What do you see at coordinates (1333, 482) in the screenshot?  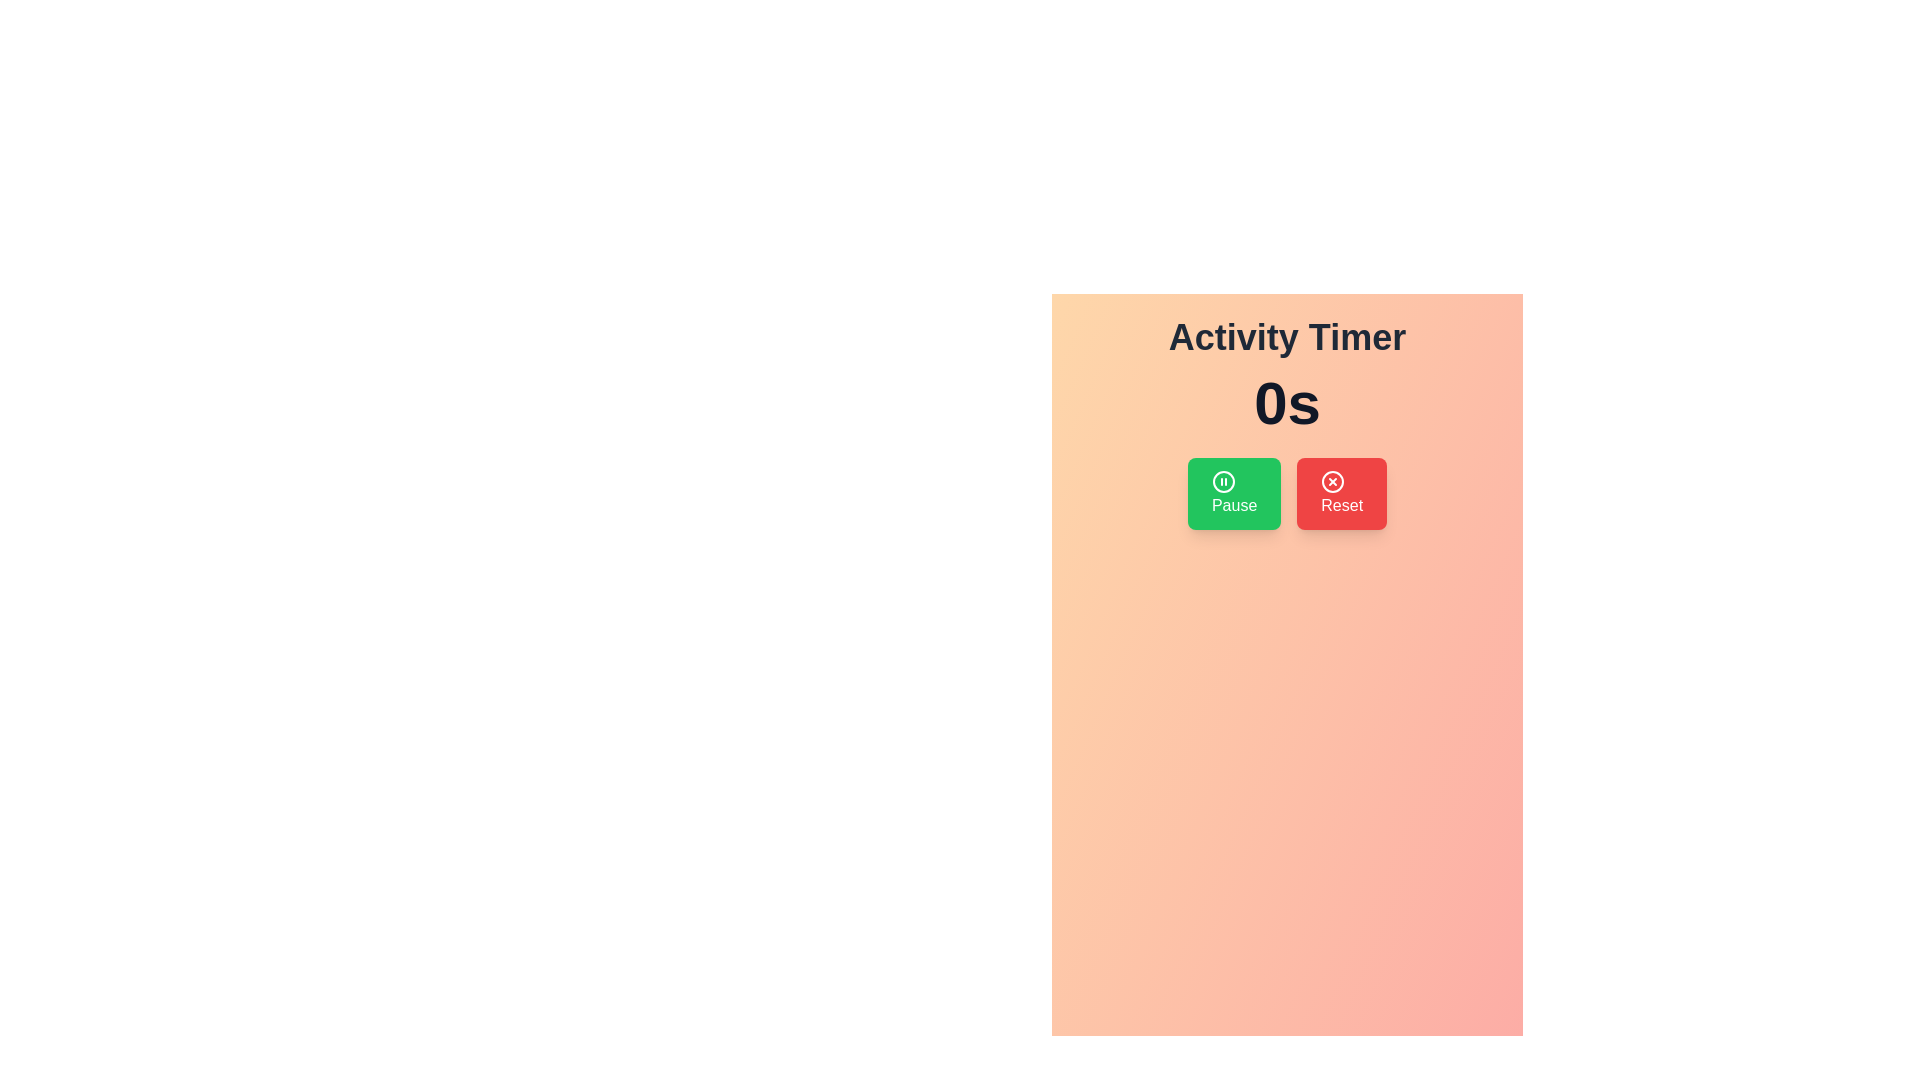 I see `the decorative icon within the 'Reset' button, which is red and positioned to the right of the green 'Pause' button below the 'Activity Timer' heading` at bounding box center [1333, 482].